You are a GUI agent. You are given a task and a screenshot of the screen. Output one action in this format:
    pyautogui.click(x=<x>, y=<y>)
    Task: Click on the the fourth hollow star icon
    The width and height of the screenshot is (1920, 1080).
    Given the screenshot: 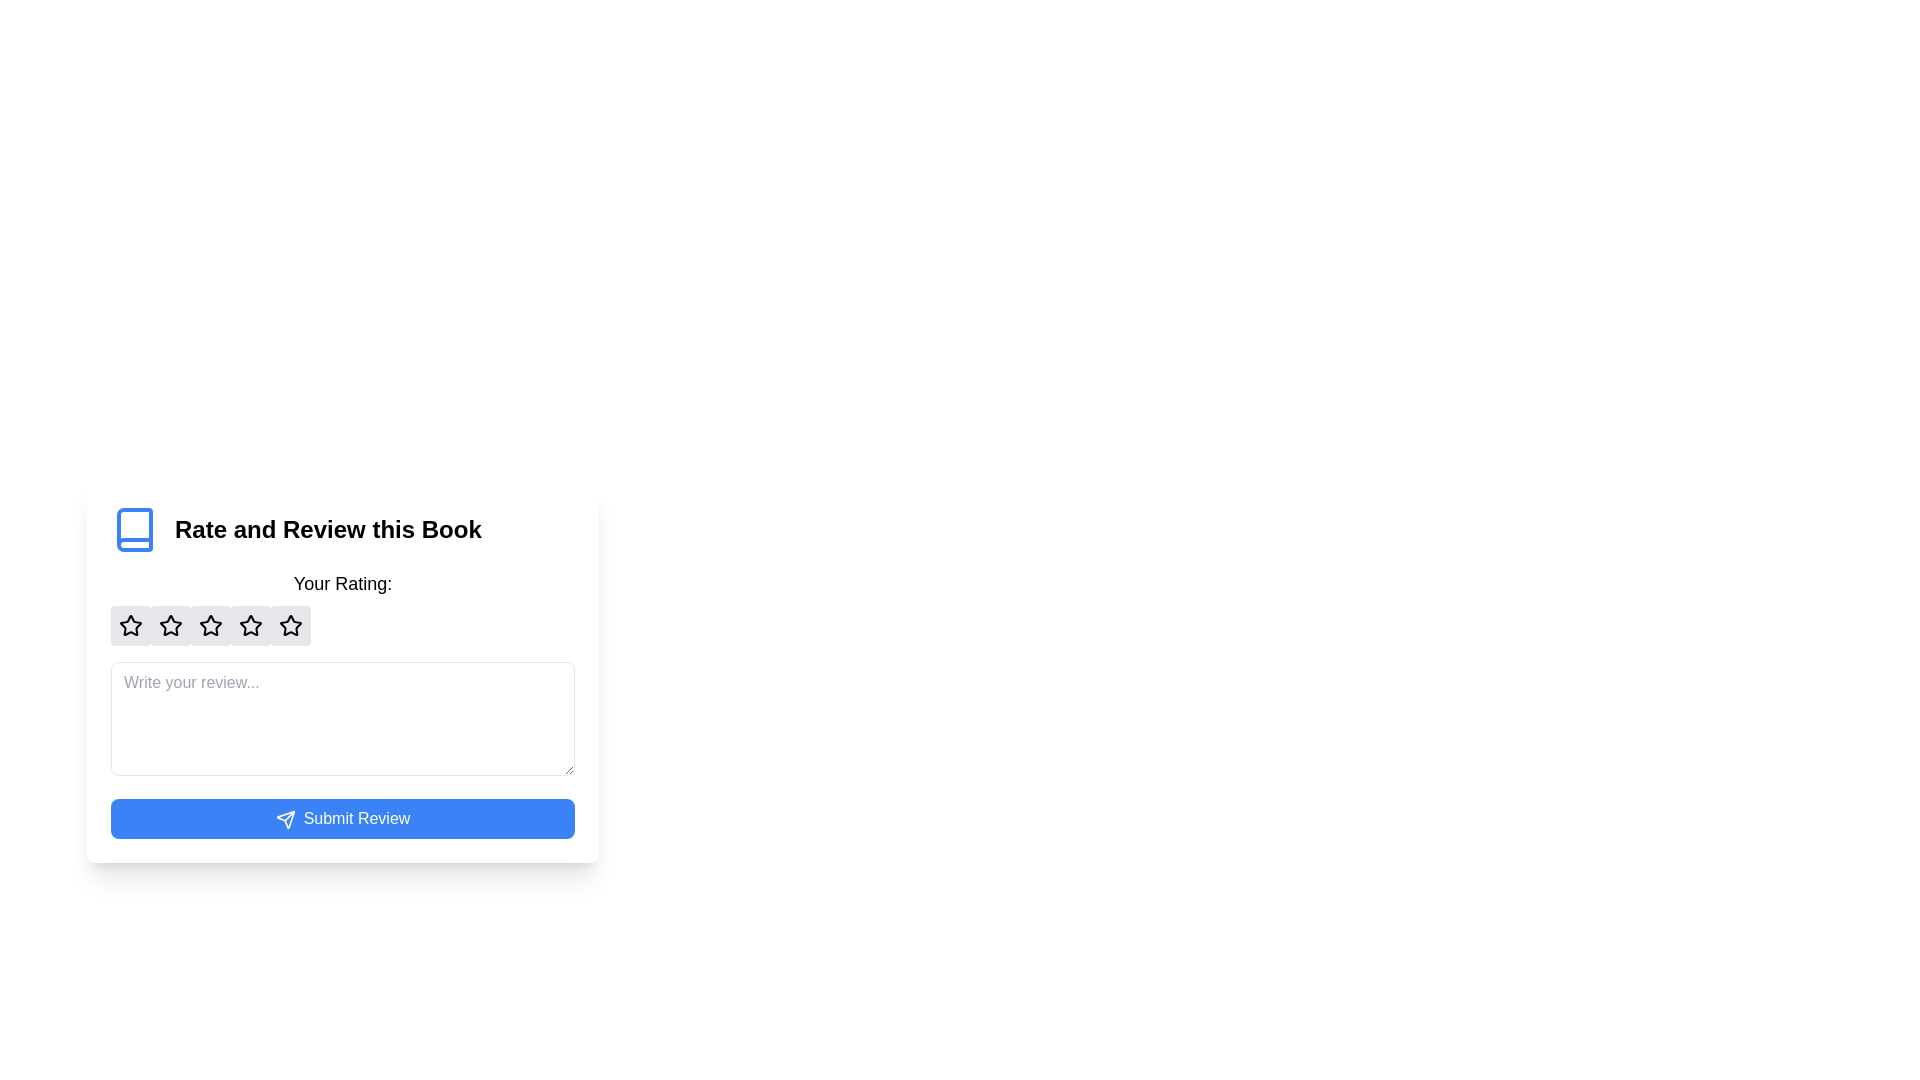 What is the action you would take?
    pyautogui.click(x=290, y=624)
    